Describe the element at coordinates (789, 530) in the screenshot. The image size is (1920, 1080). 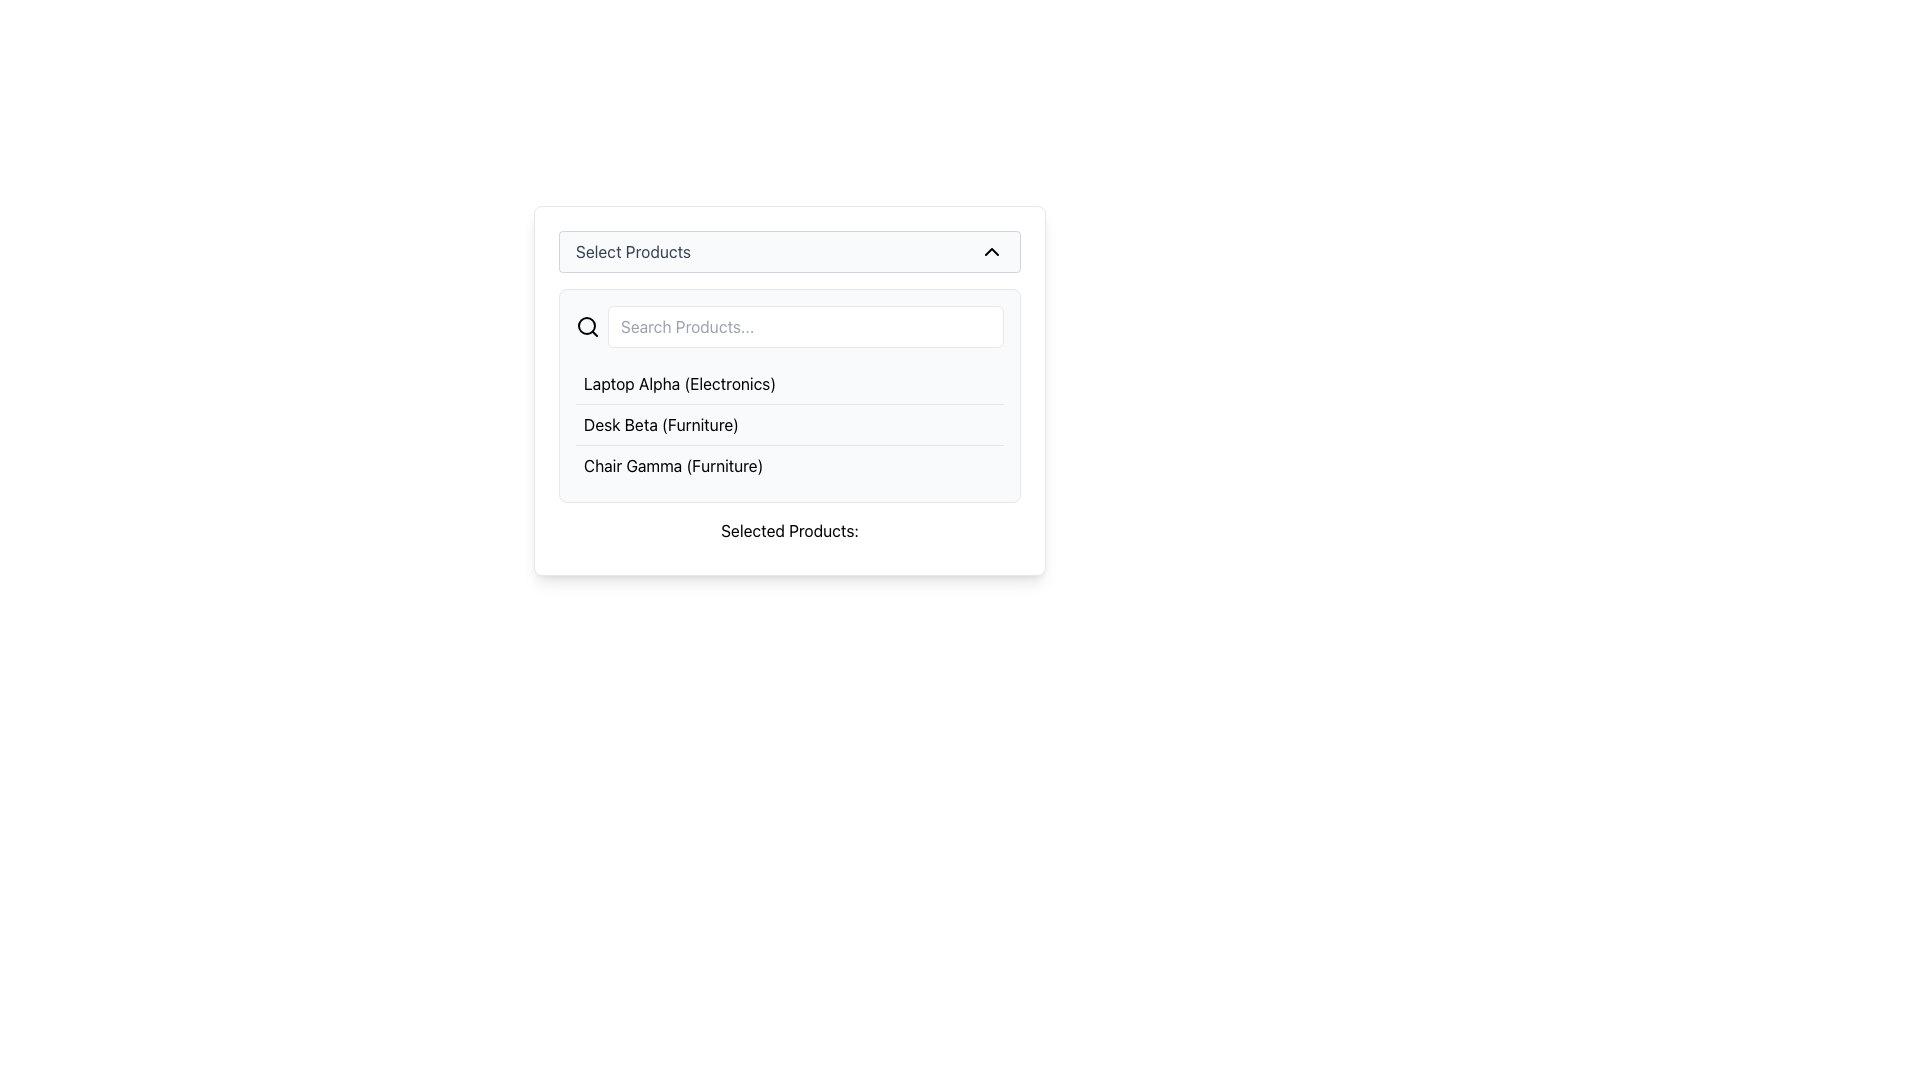
I see `the Text label that introduces the section for selected products, located below the list of products including 'Laptop Alpha', 'Desk Beta', and 'Chair Gamma'` at that location.